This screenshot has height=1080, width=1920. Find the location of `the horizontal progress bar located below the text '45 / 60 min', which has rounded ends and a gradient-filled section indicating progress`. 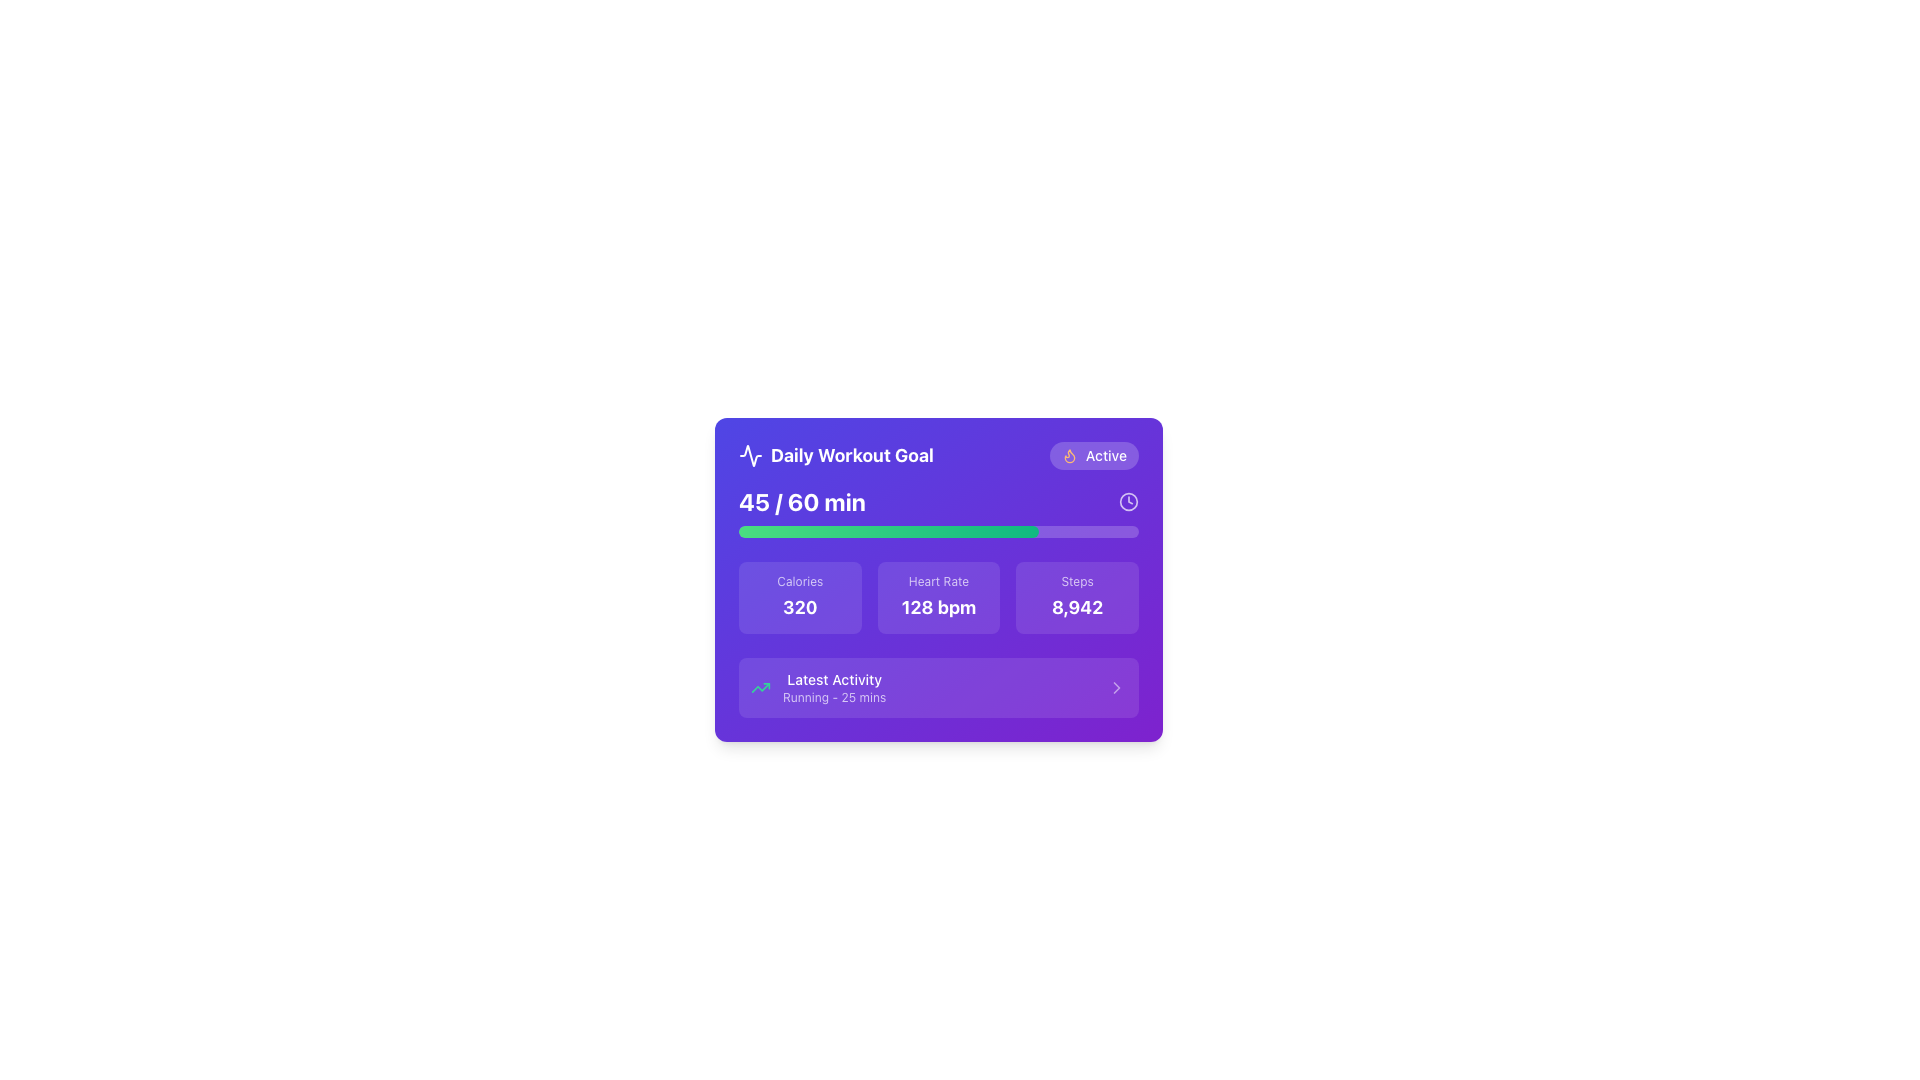

the horizontal progress bar located below the text '45 / 60 min', which has rounded ends and a gradient-filled section indicating progress is located at coordinates (938, 531).